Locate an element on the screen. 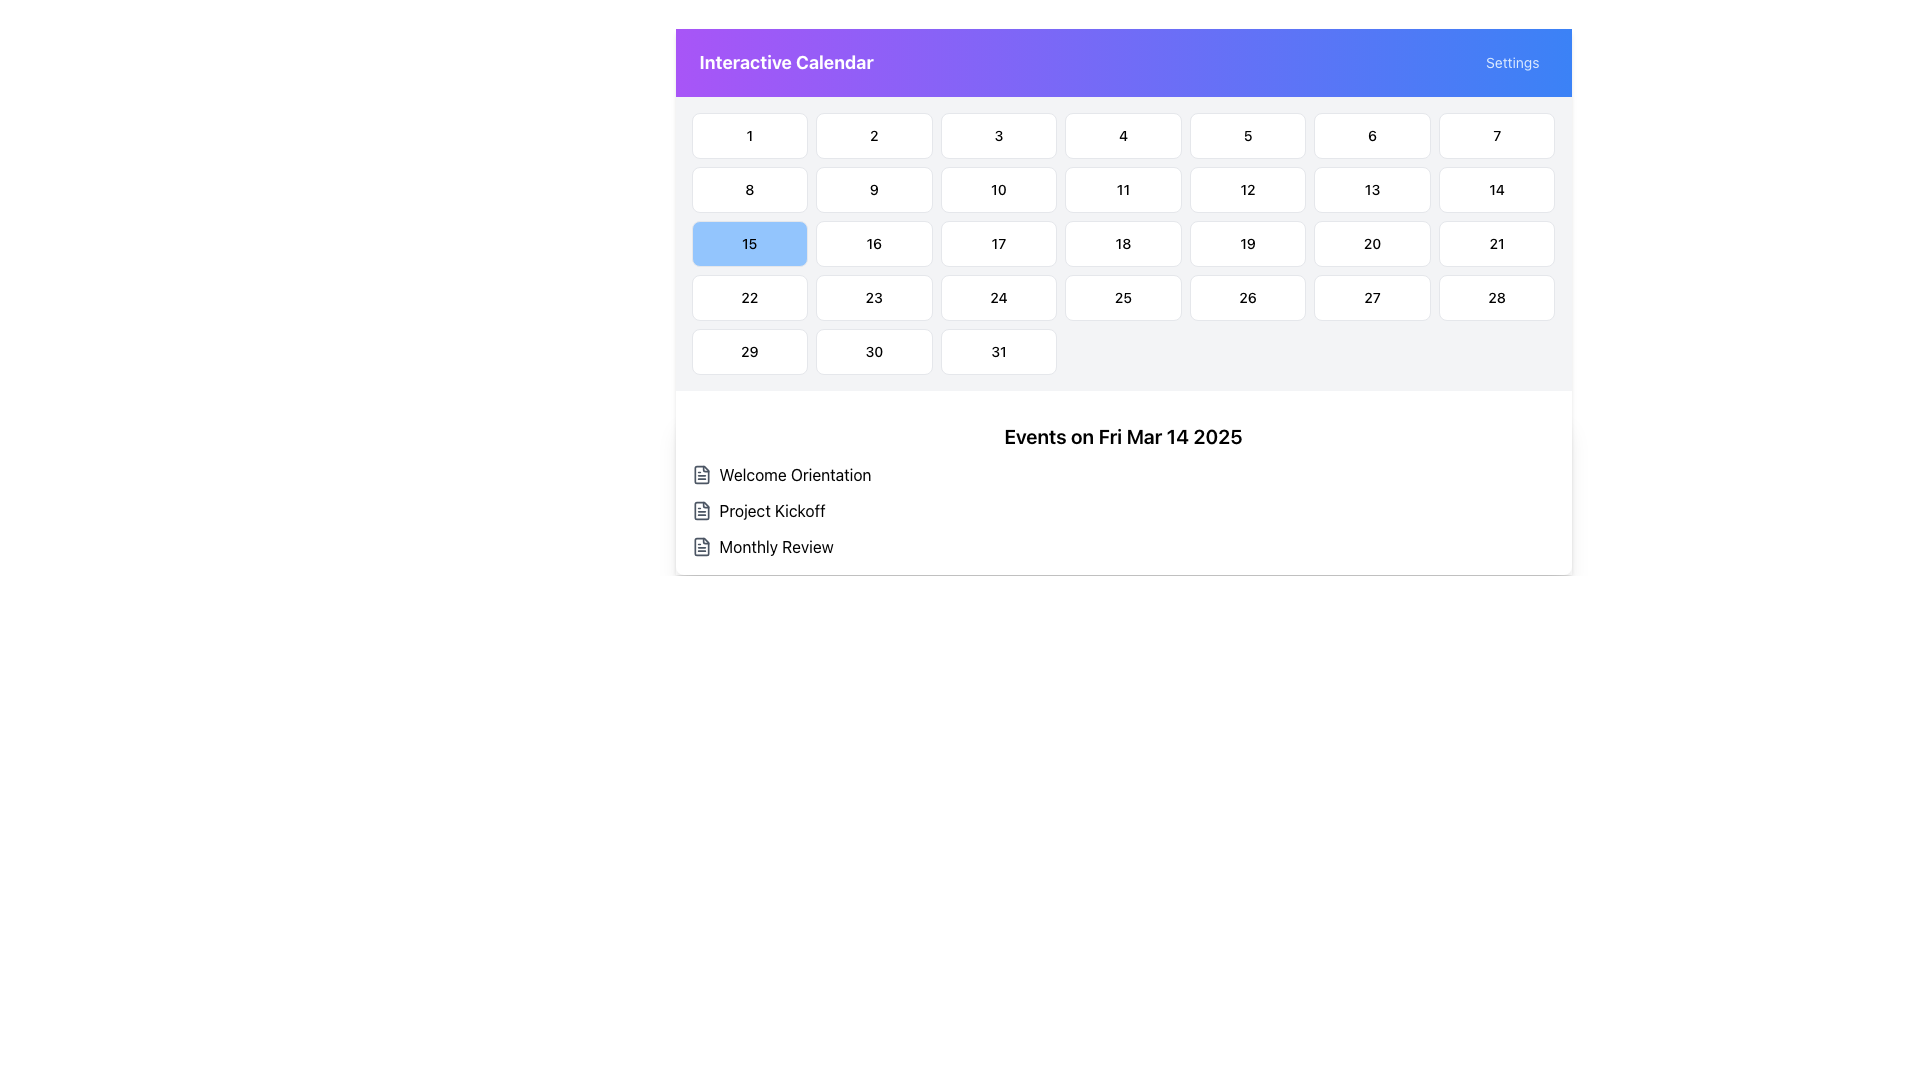  the text label displaying the number '28' within the calendar grid item, which is styled with a white background and a thin border is located at coordinates (1497, 297).